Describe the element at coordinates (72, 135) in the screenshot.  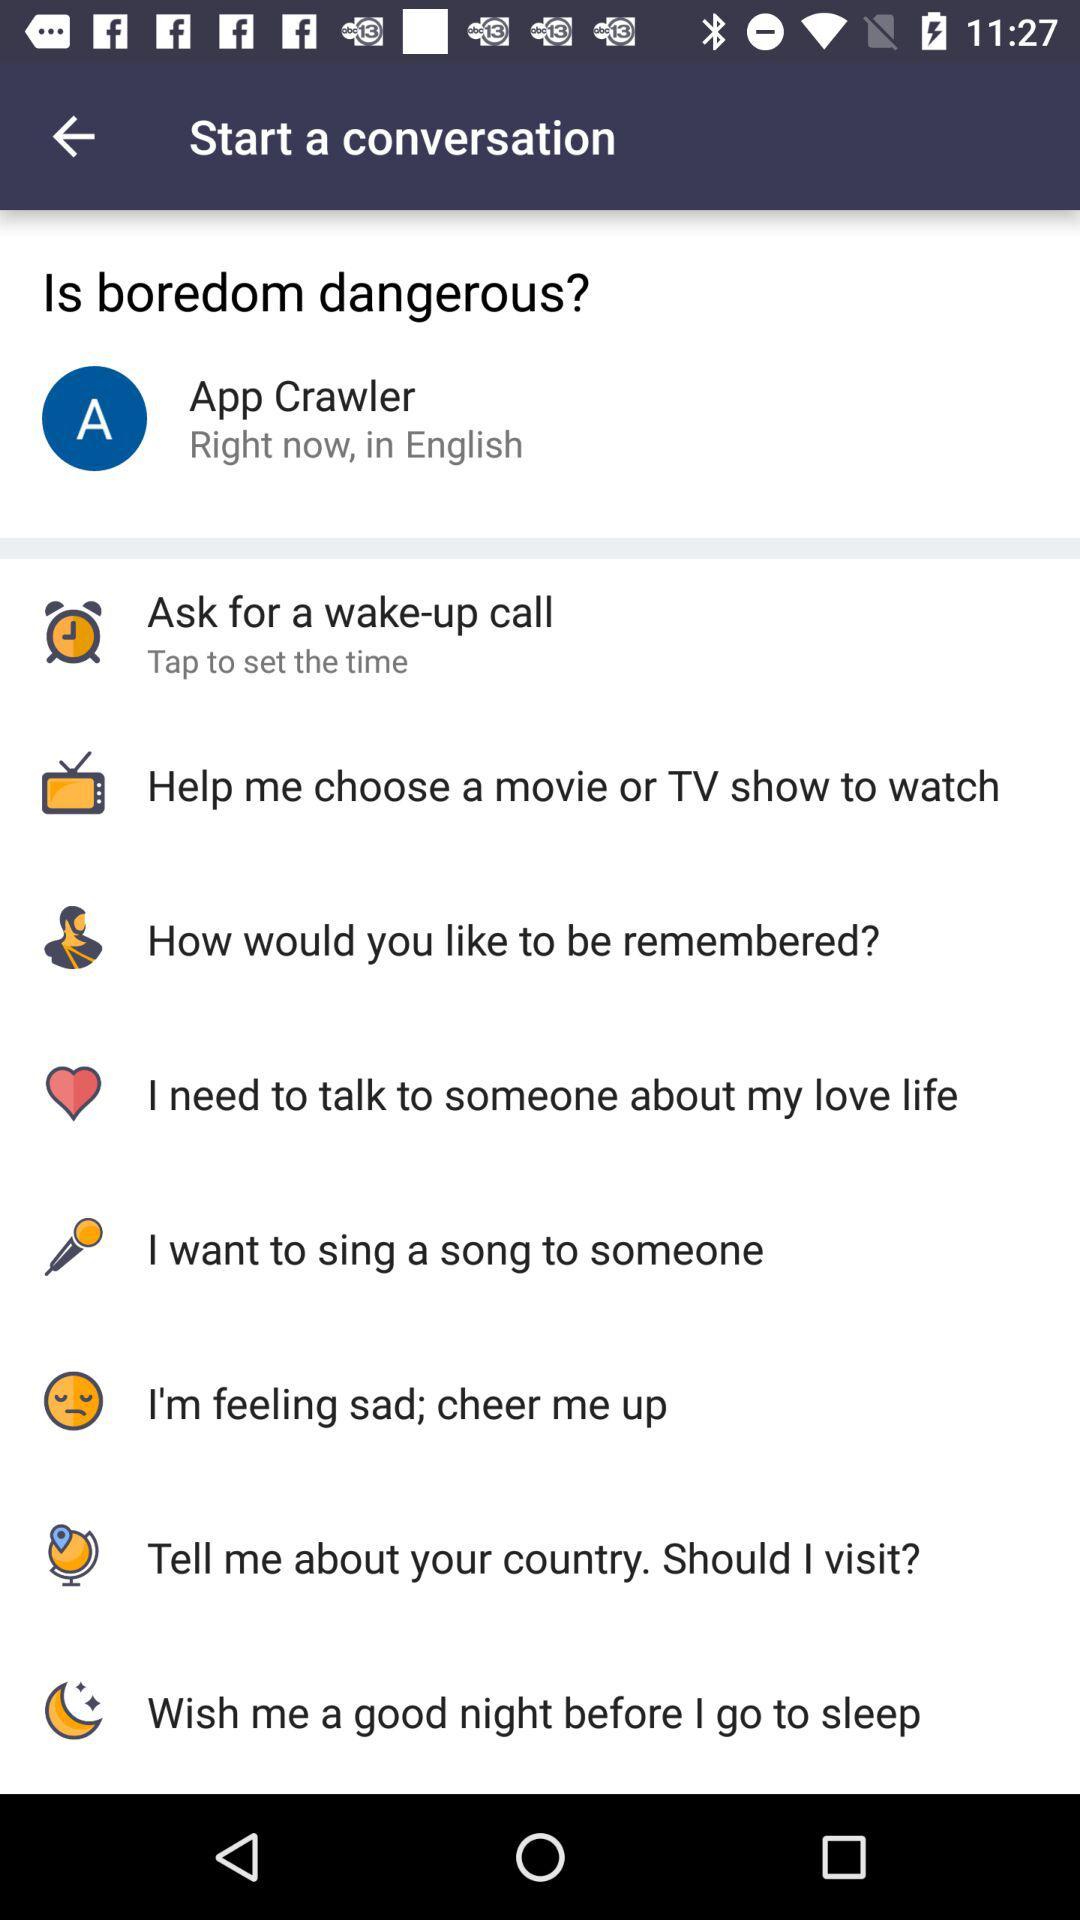
I see `item above the is boredom dangerous?` at that location.